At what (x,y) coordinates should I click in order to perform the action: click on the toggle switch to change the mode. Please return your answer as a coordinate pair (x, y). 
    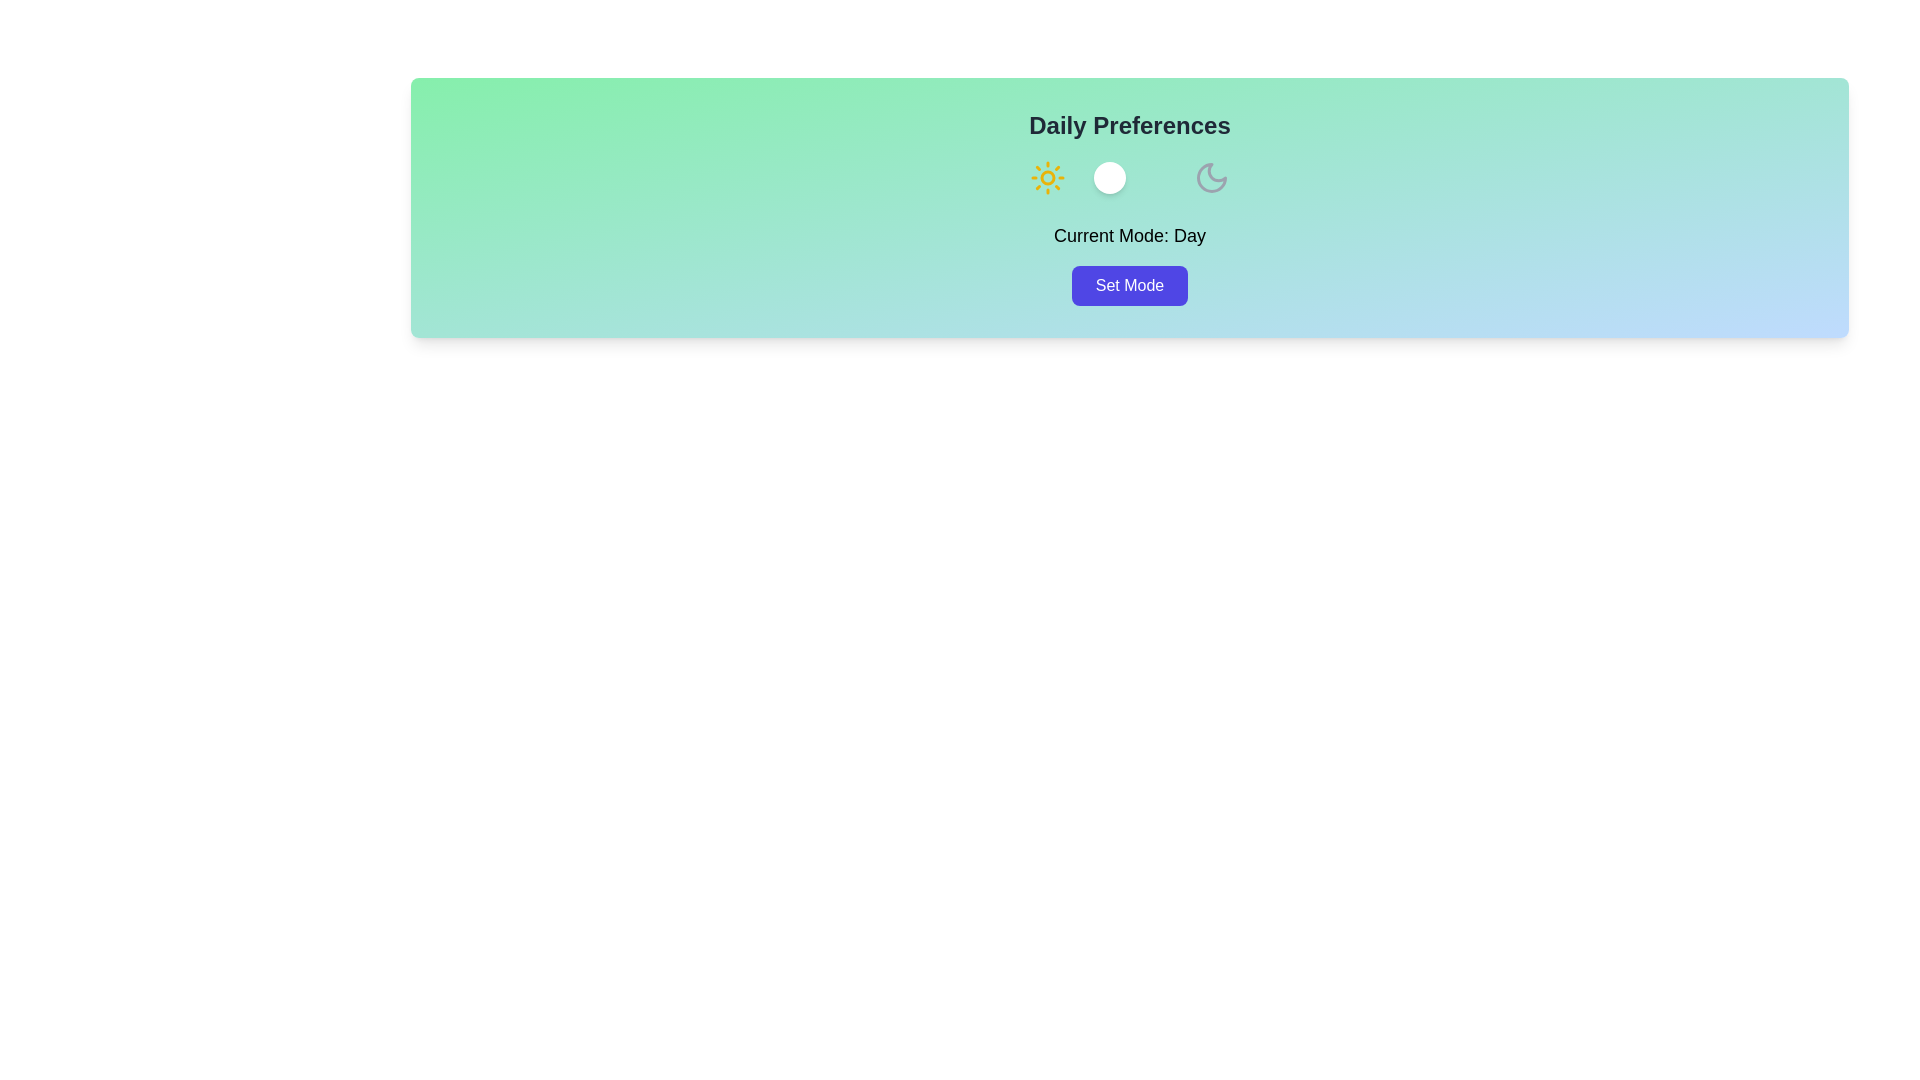
    Looking at the image, I should click on (1129, 176).